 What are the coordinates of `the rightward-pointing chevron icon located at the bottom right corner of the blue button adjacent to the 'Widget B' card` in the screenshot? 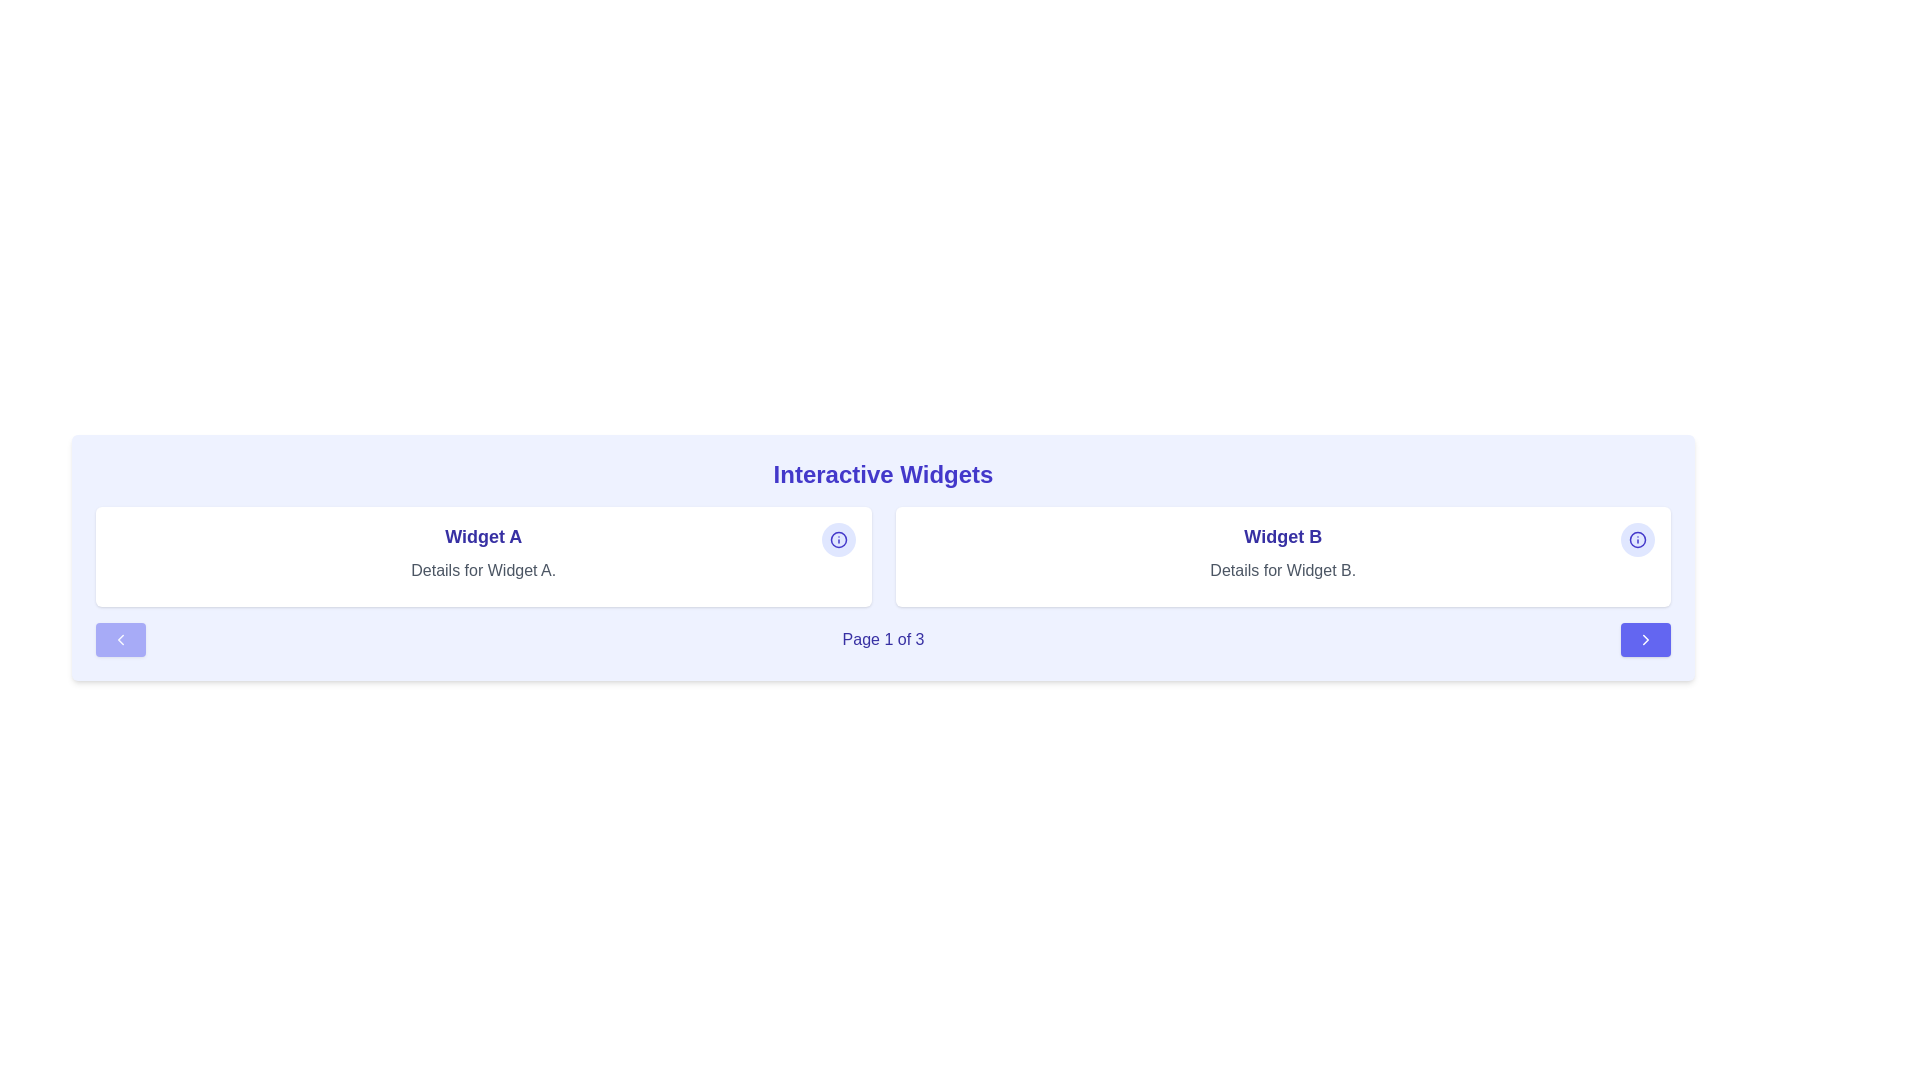 It's located at (1646, 640).